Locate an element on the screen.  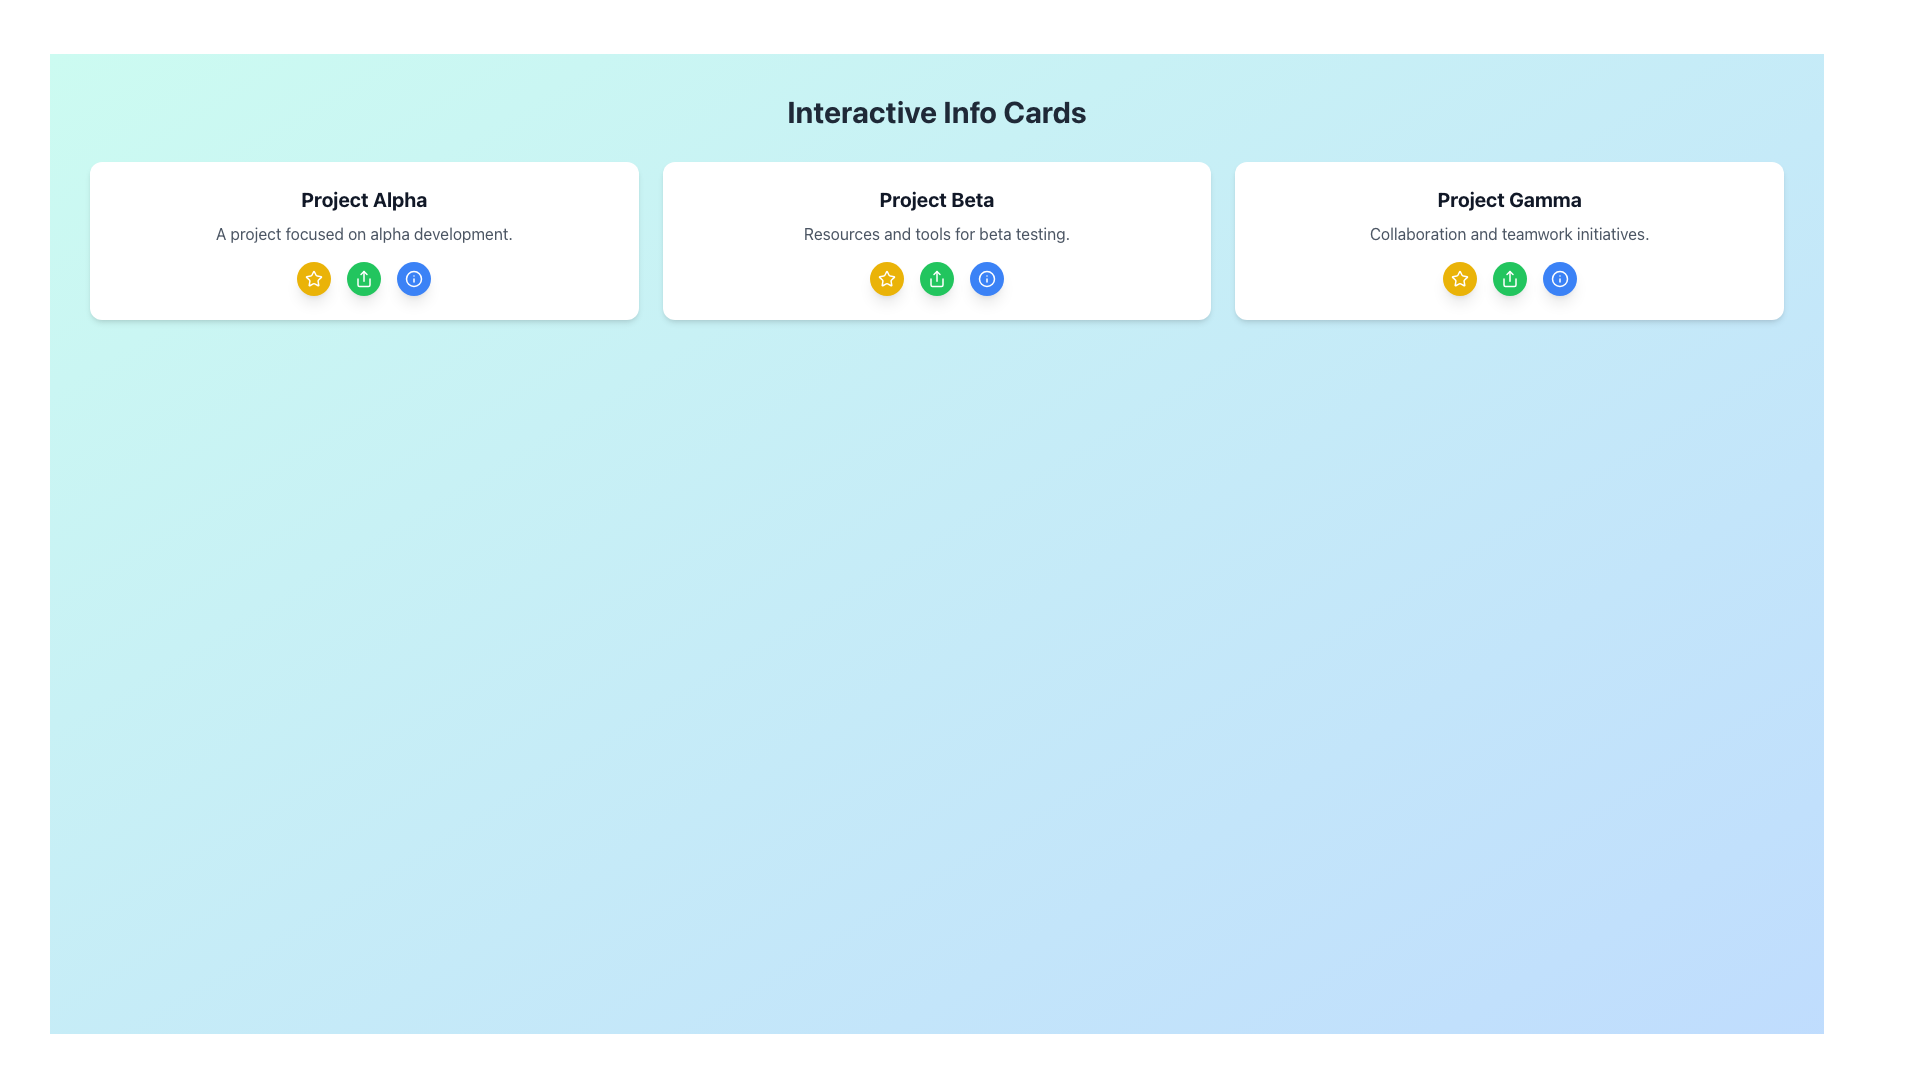
the favoriting icon located centrally below the heading 'Project Beta' in the middle card of the interface, positioned to the left of two circular icons is located at coordinates (1459, 278).